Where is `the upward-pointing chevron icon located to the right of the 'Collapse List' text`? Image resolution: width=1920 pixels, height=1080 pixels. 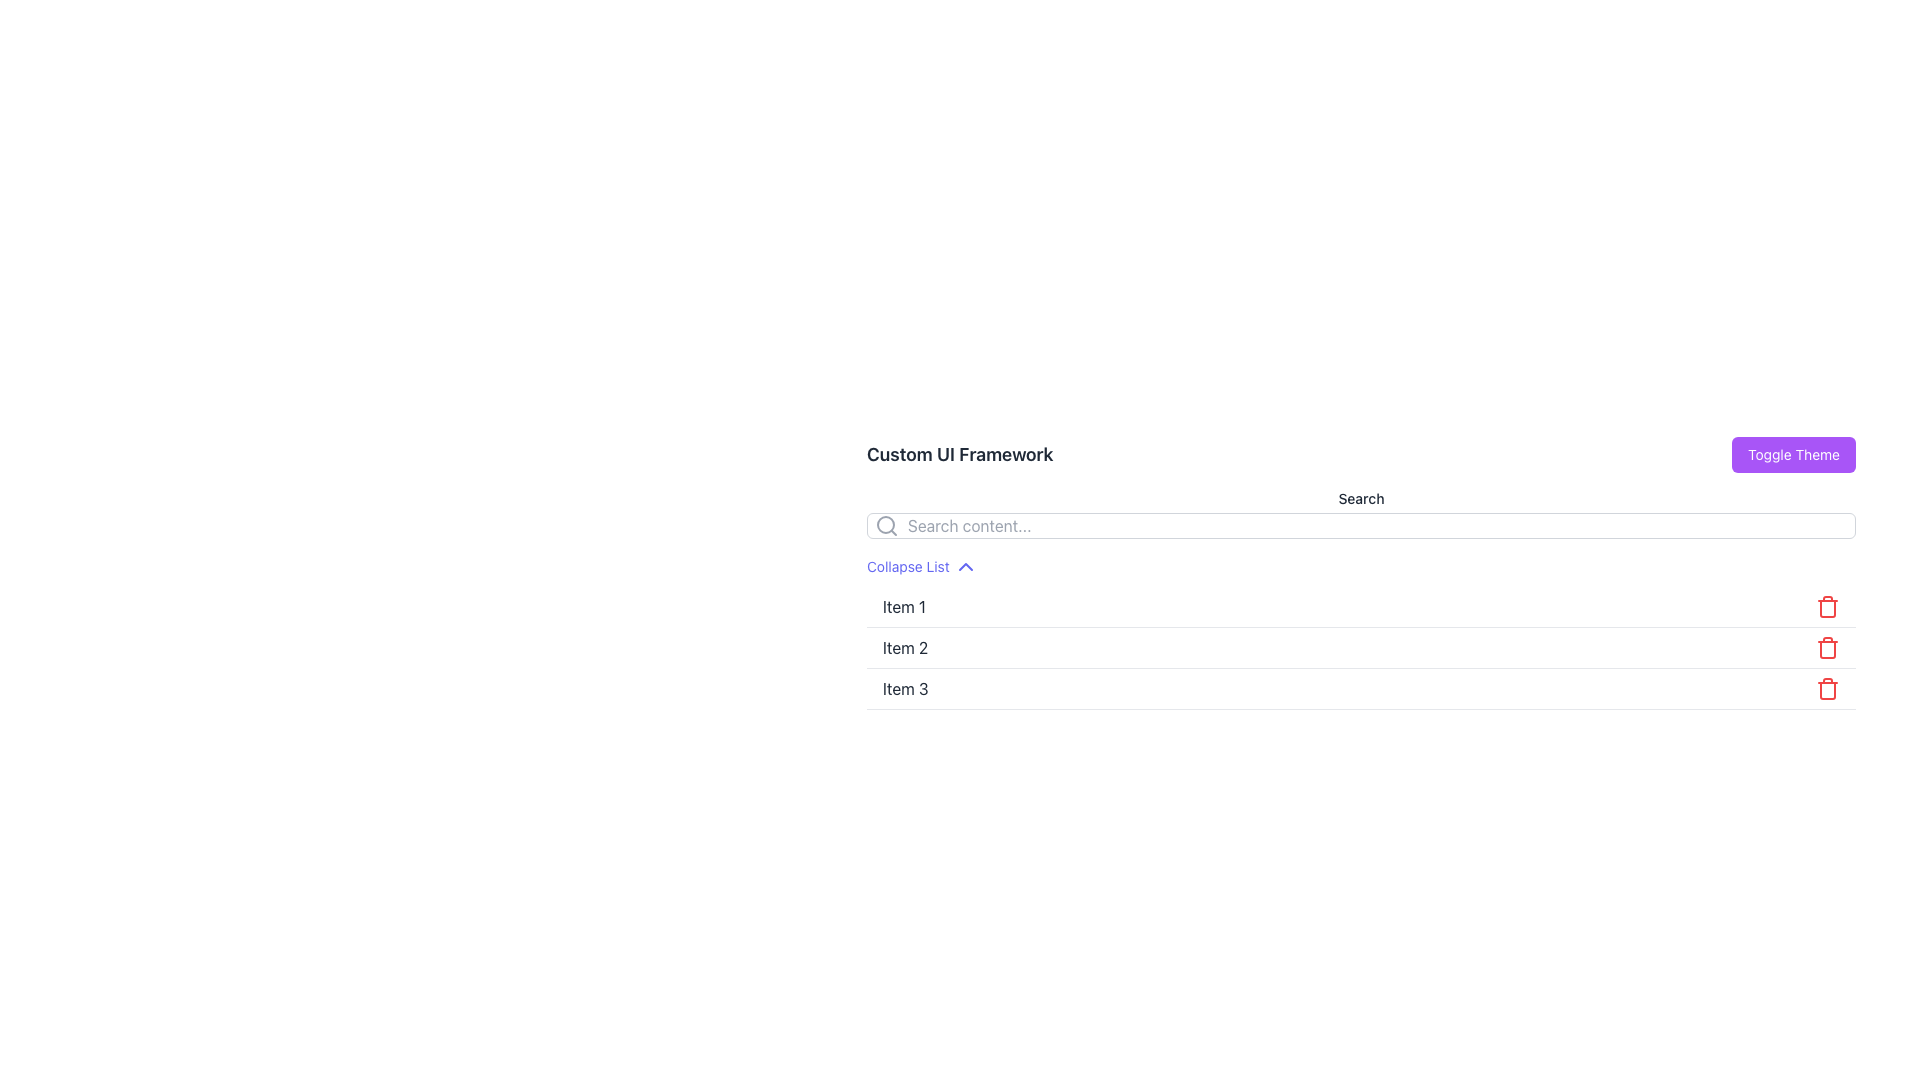 the upward-pointing chevron icon located to the right of the 'Collapse List' text is located at coordinates (965, 567).